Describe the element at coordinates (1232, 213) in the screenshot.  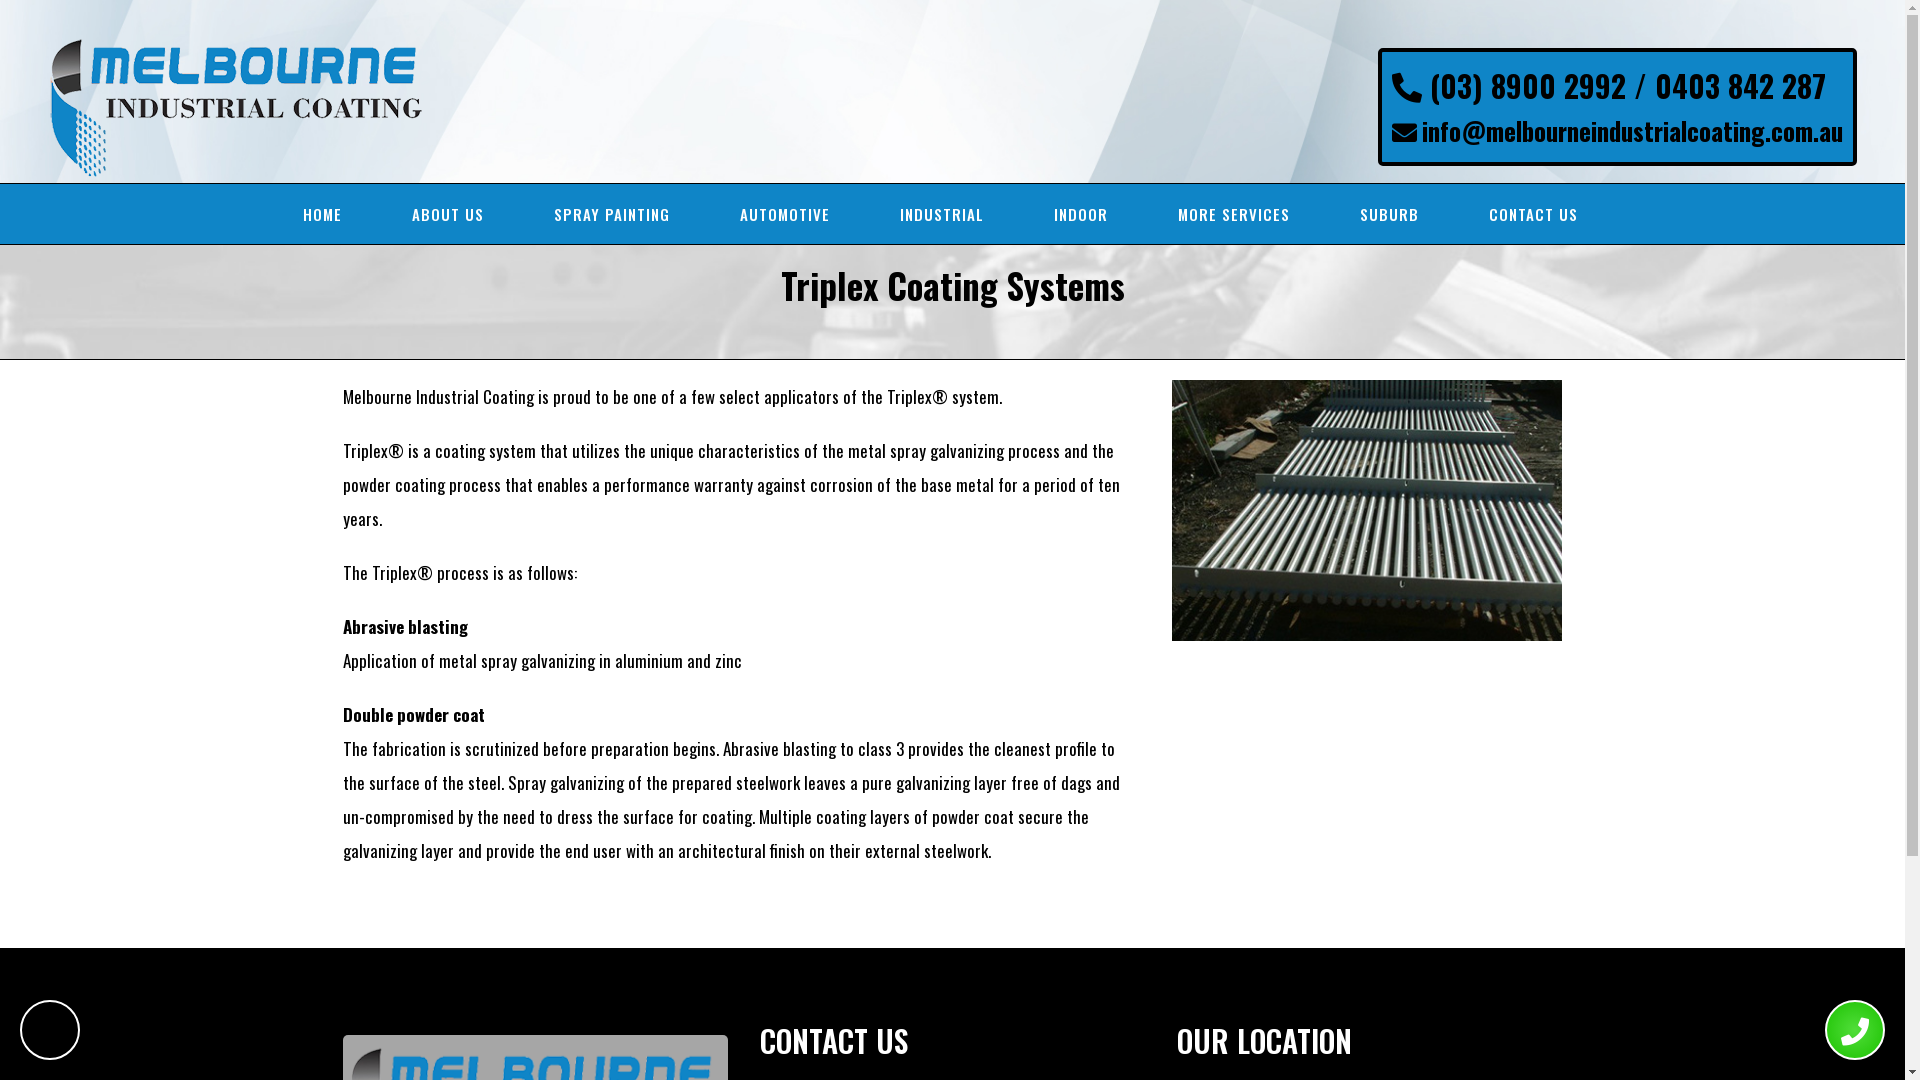
I see `'MORE SERVICES'` at that location.